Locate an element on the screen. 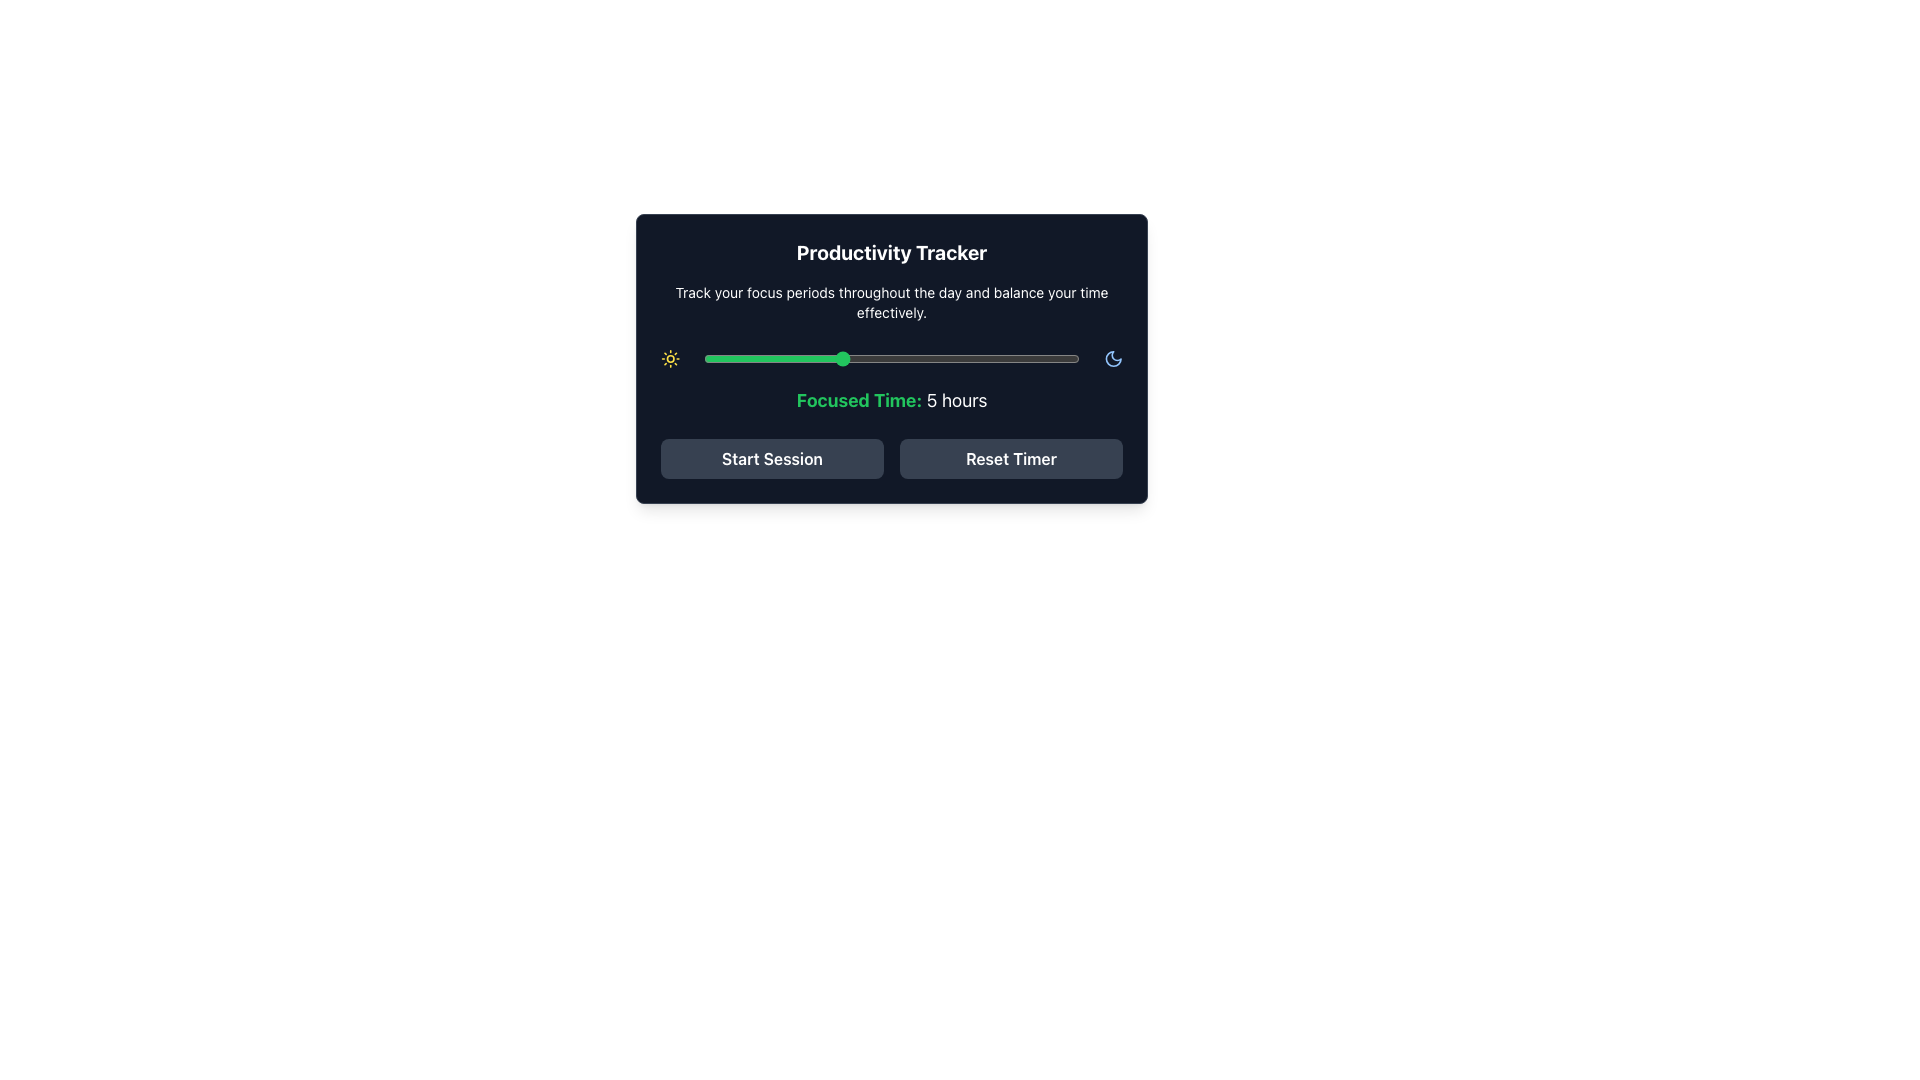 This screenshot has height=1080, width=1920. the slider value is located at coordinates (941, 357).